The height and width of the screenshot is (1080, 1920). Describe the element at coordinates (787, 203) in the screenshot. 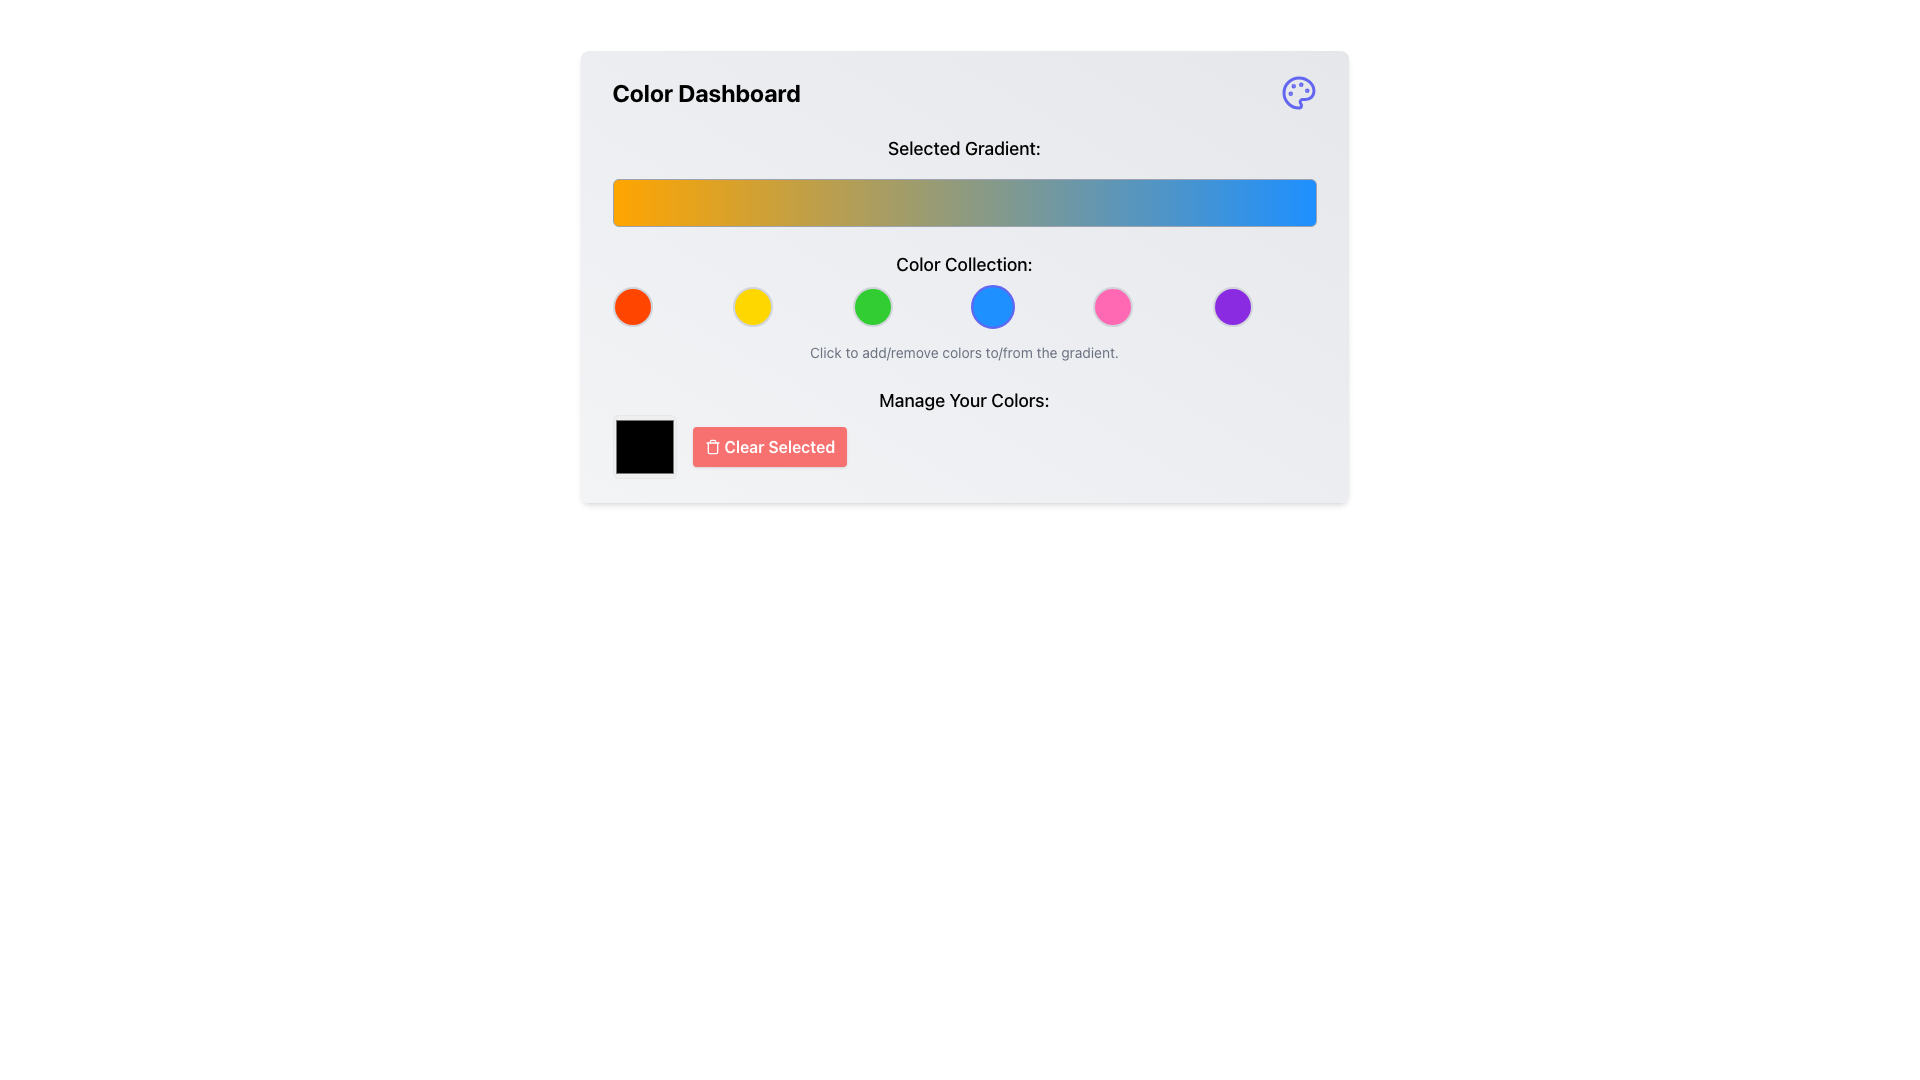

I see `the gradient selection` at that location.